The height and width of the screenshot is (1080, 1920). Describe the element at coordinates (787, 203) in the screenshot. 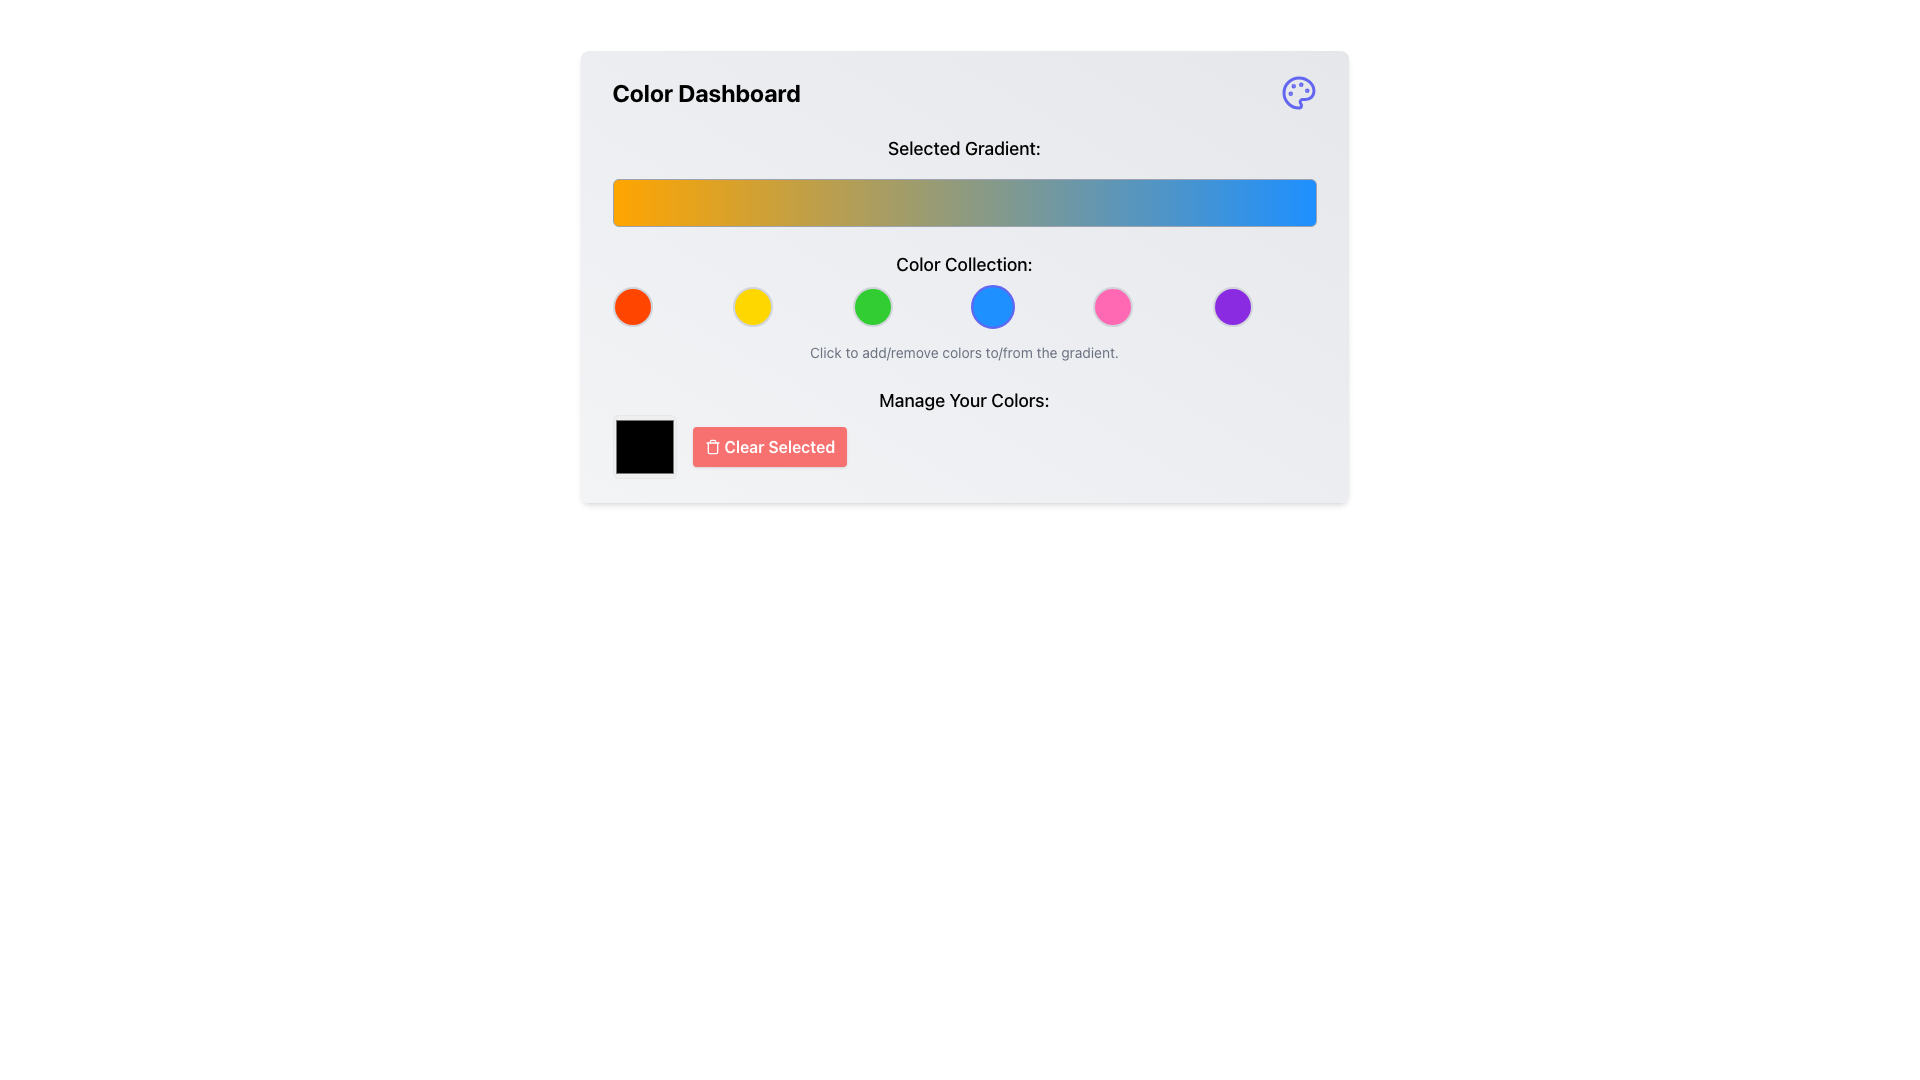

I see `the gradient selection` at that location.